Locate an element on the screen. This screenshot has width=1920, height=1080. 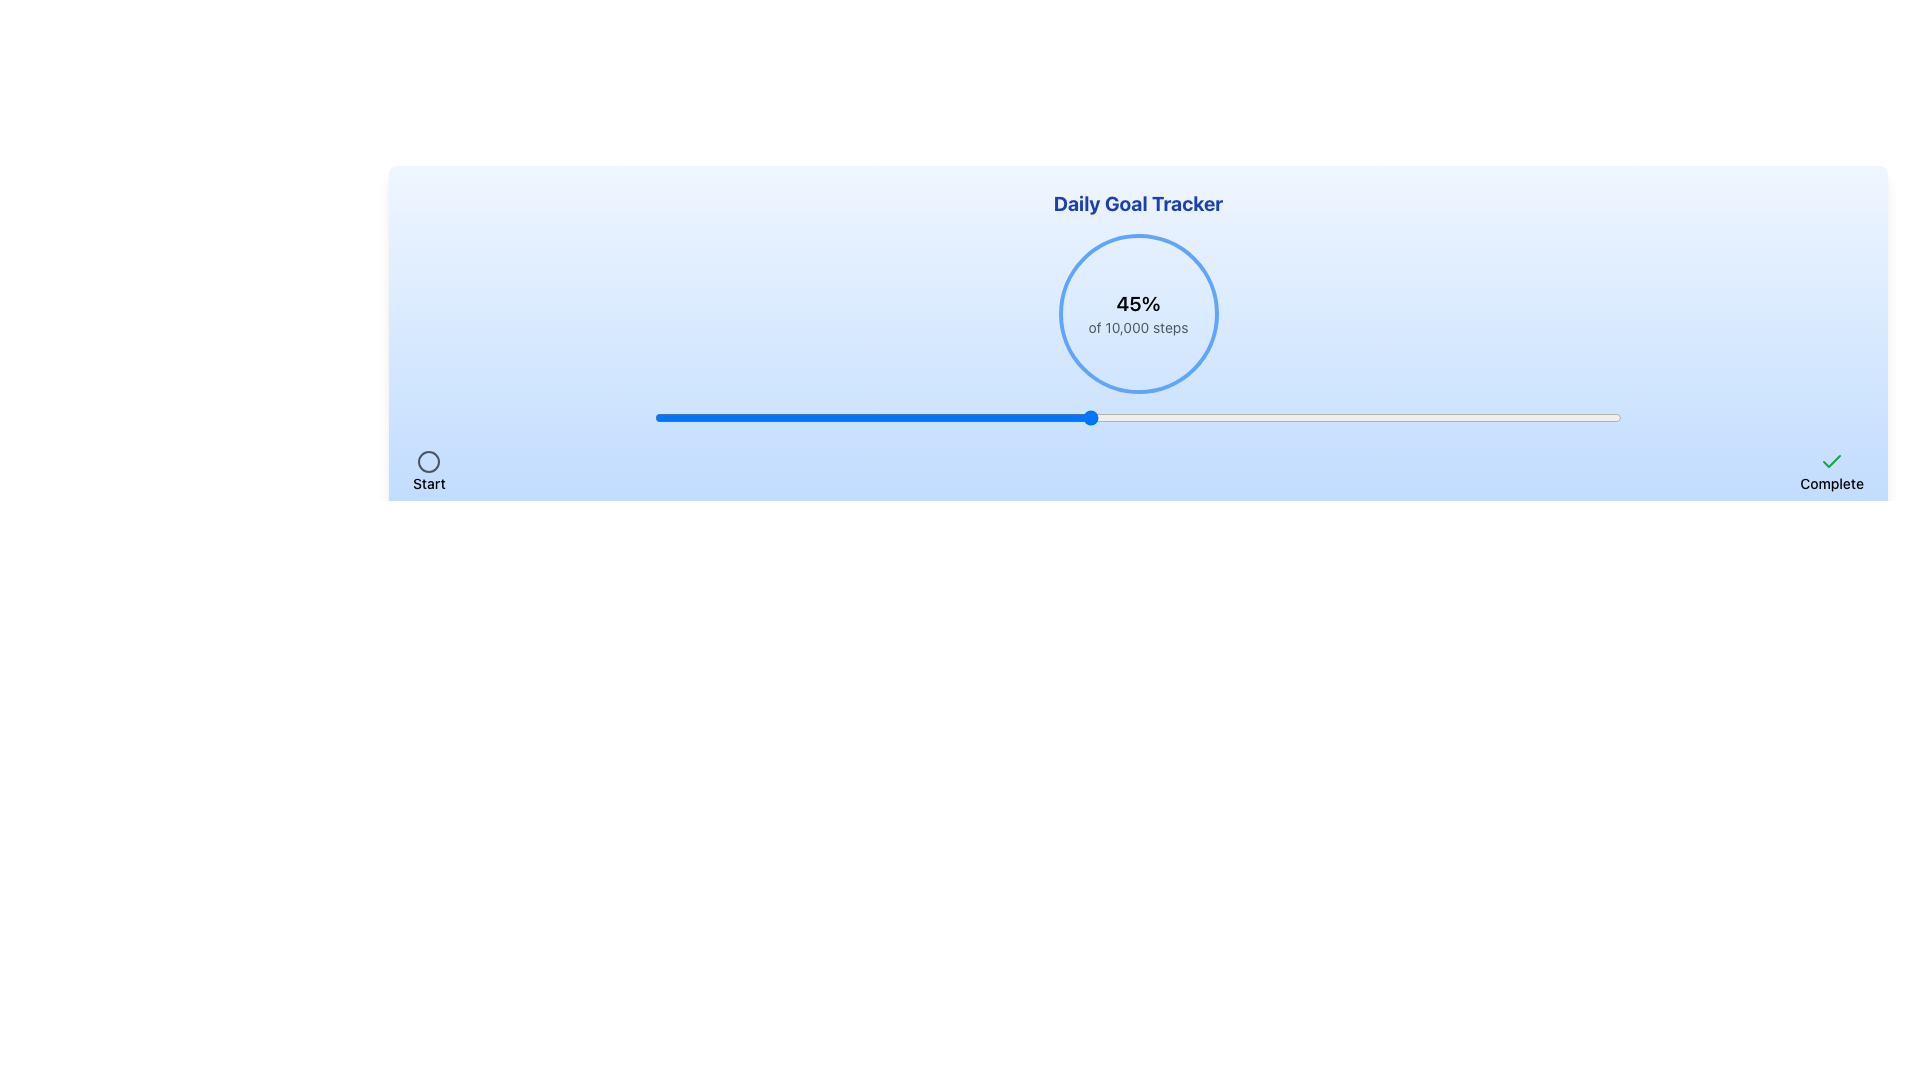
the 'Complete' label with a green checkmark icon located at the bottom-right area of the interface is located at coordinates (1832, 471).